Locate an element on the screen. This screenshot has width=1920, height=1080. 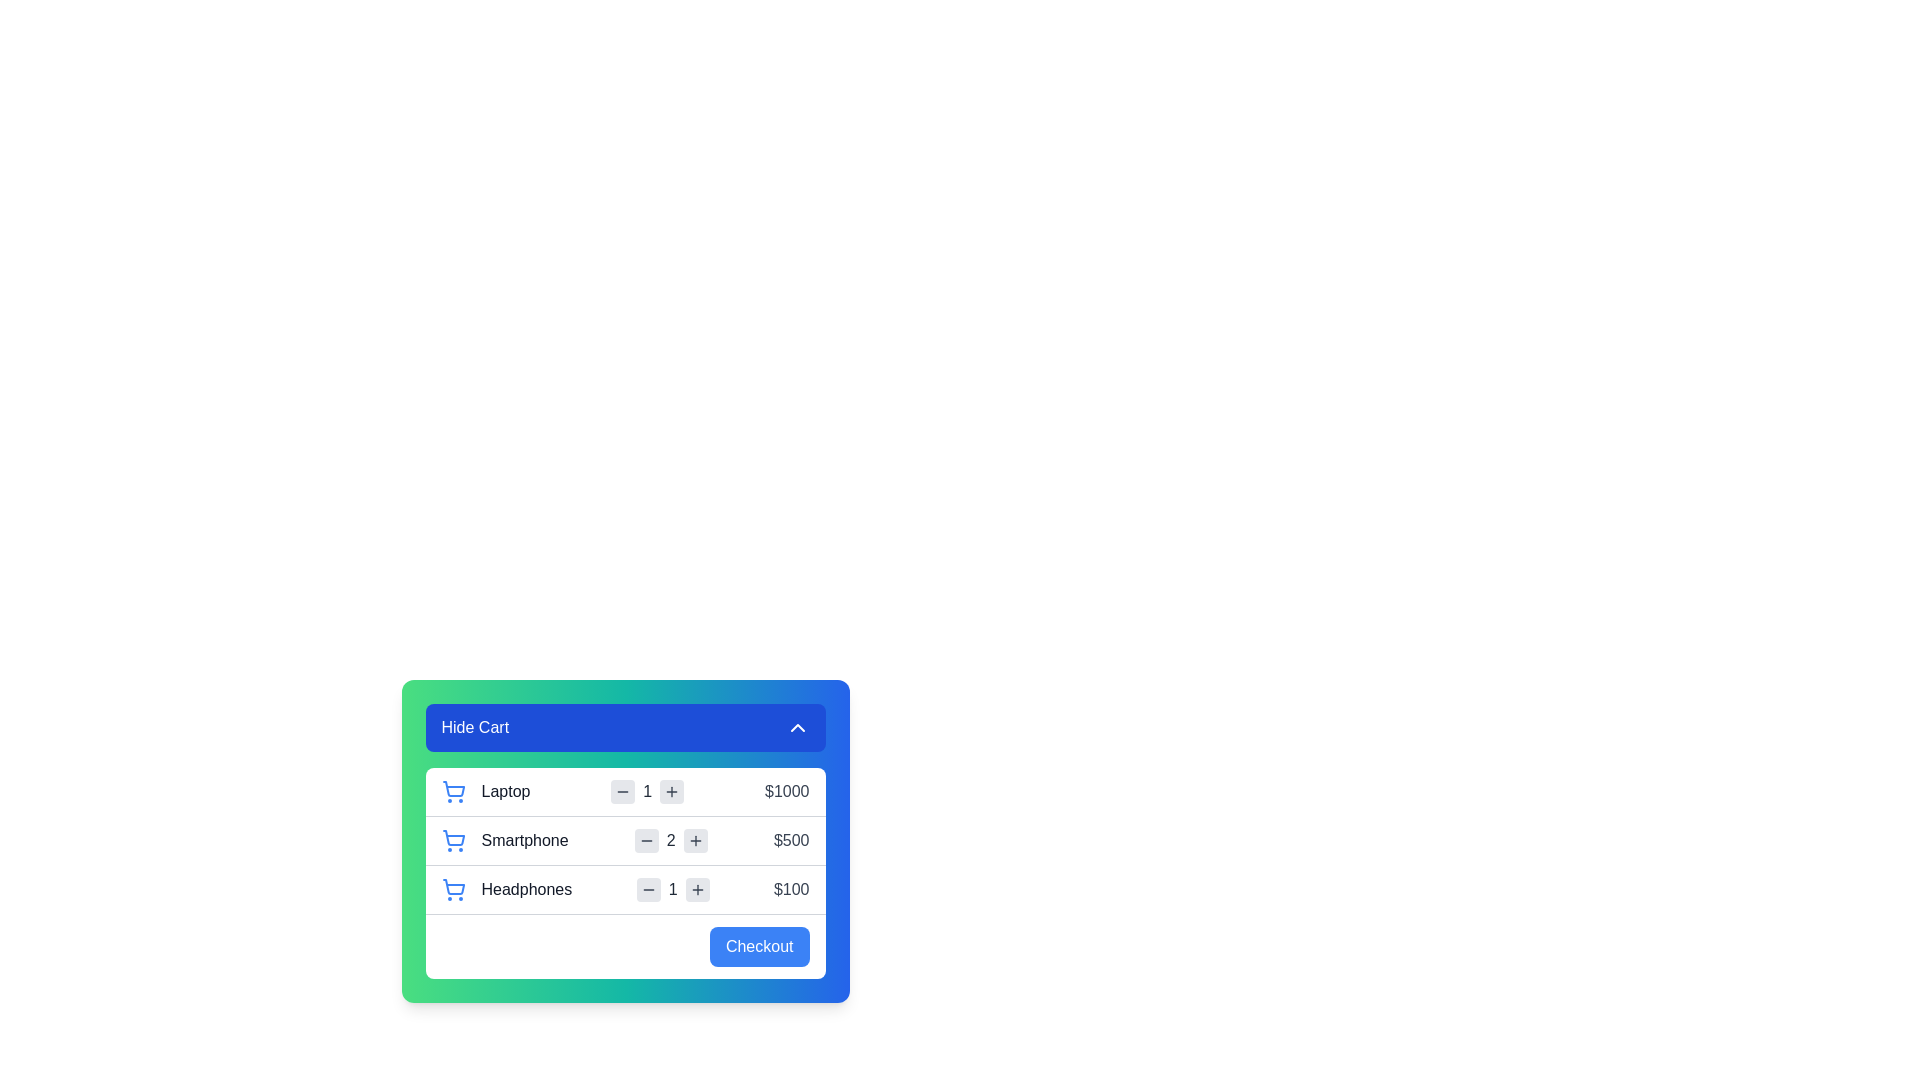
the toggle button for collapsing or hiding the cart content located at the top right corner of the 'Hide Cart' section in the header bar is located at coordinates (796, 728).